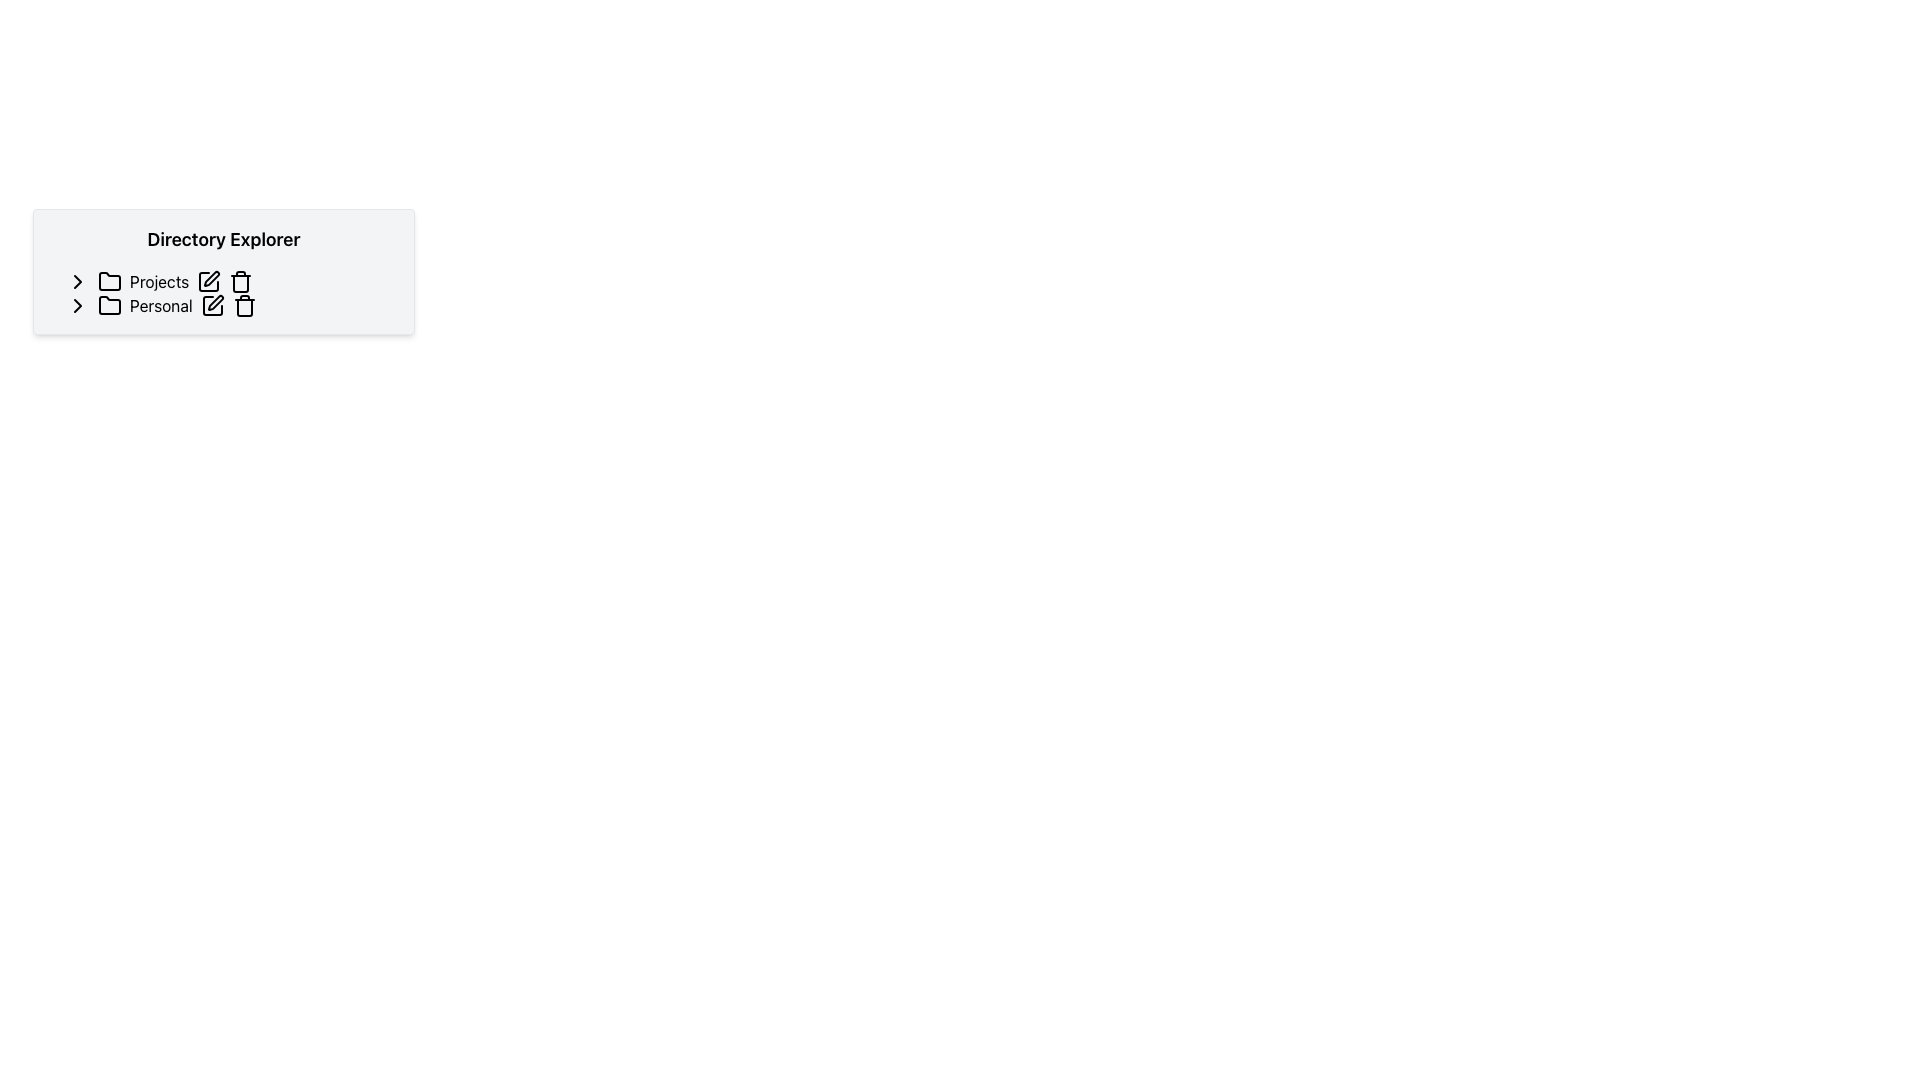 The height and width of the screenshot is (1080, 1920). I want to click on the edit button in the 'Directory Explorer' interface, located in the 'Projects' row, so click(212, 278).